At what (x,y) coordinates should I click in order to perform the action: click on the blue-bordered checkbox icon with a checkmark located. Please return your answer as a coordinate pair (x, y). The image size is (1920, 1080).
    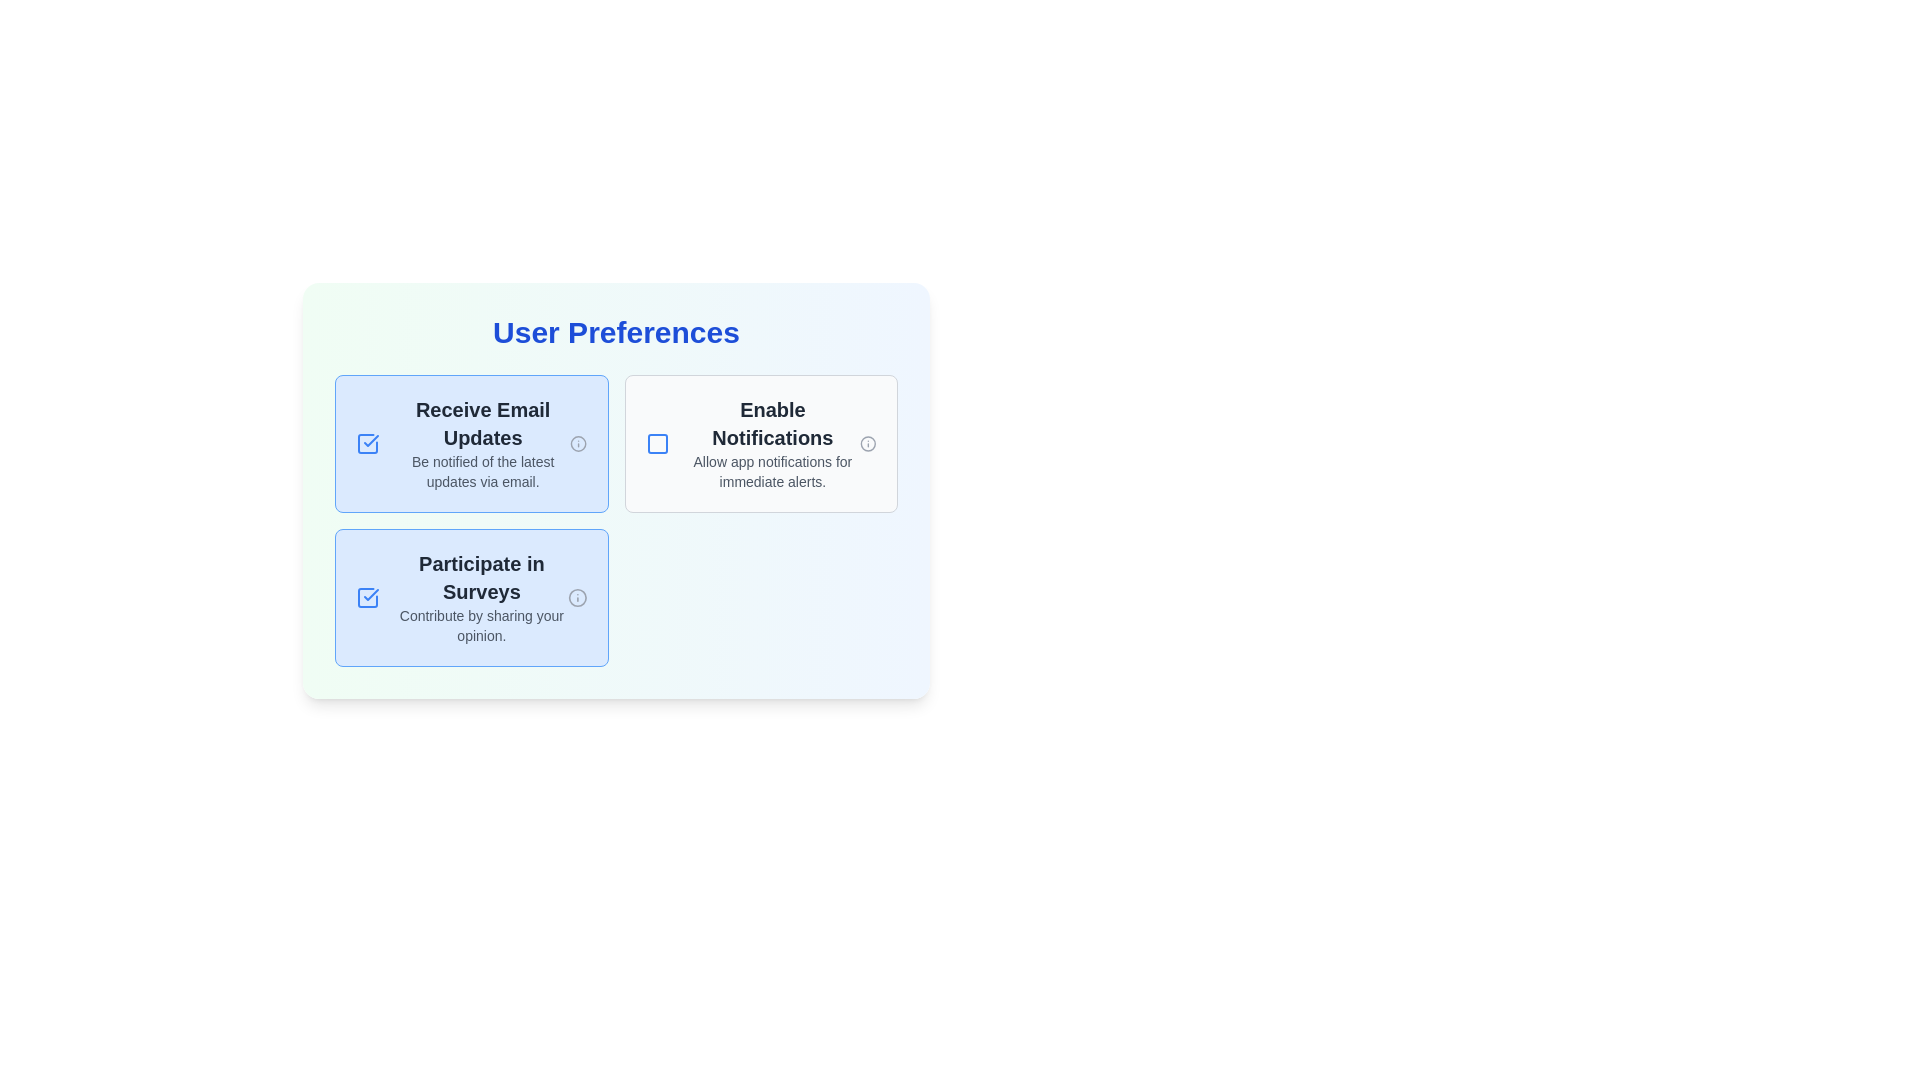
    Looking at the image, I should click on (368, 596).